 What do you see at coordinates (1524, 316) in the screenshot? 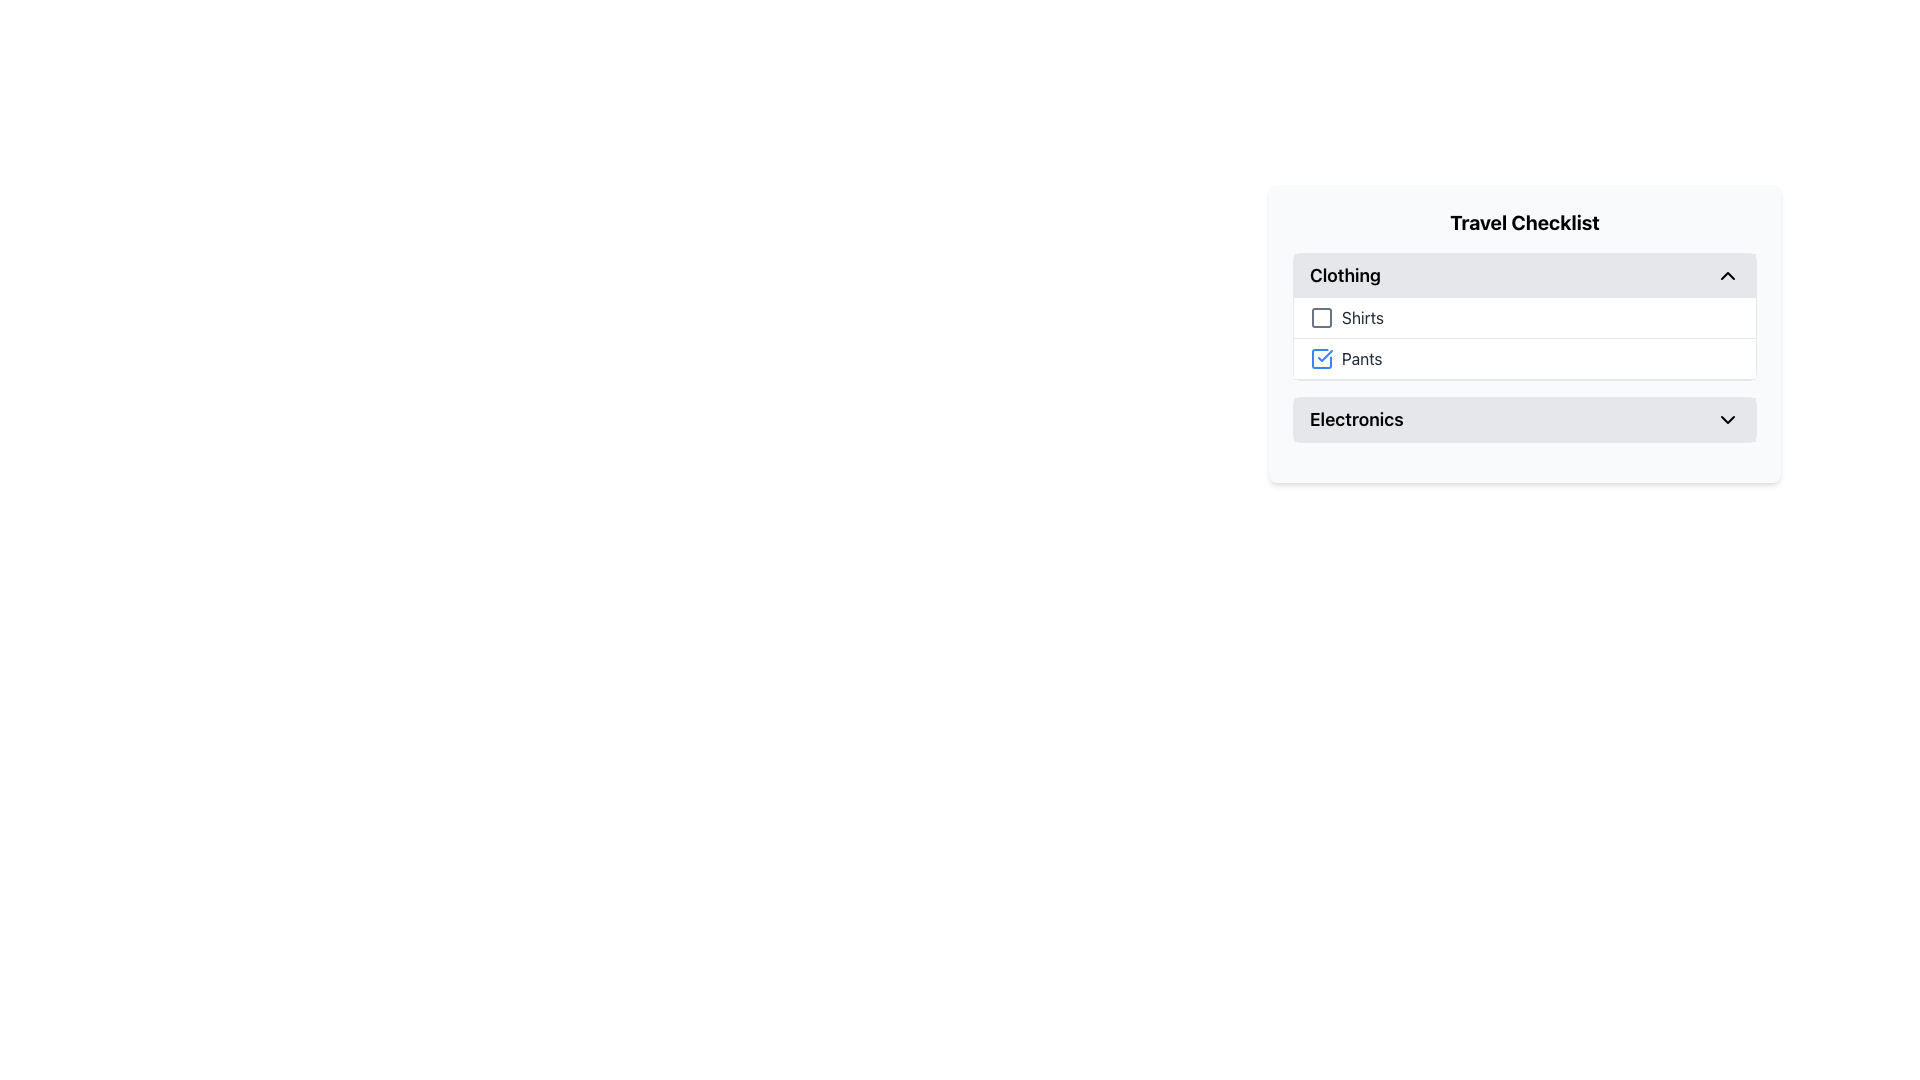
I see `the first selectable list item labeled 'Shirts' in the checklist interface` at bounding box center [1524, 316].